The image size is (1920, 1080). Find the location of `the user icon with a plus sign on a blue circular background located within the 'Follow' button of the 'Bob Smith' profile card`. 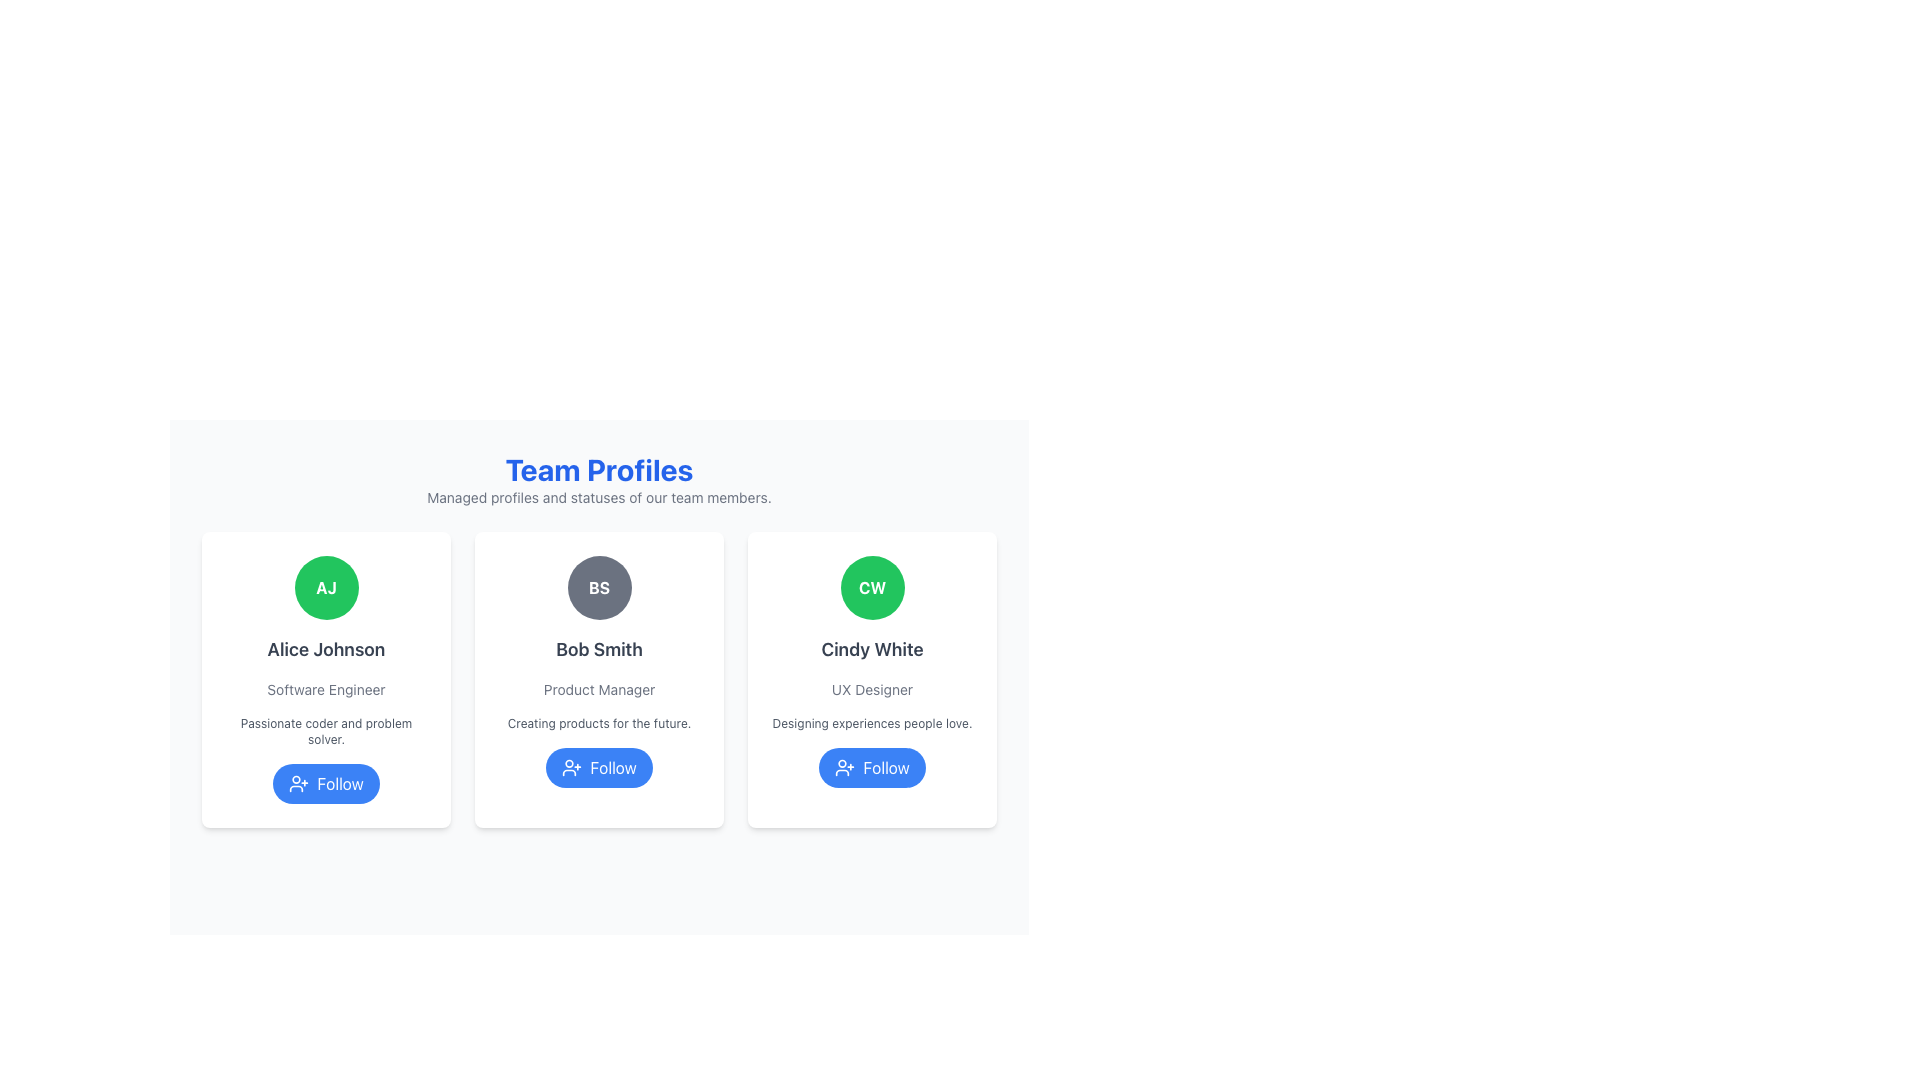

the user icon with a plus sign on a blue circular background located within the 'Follow' button of the 'Bob Smith' profile card is located at coordinates (571, 766).